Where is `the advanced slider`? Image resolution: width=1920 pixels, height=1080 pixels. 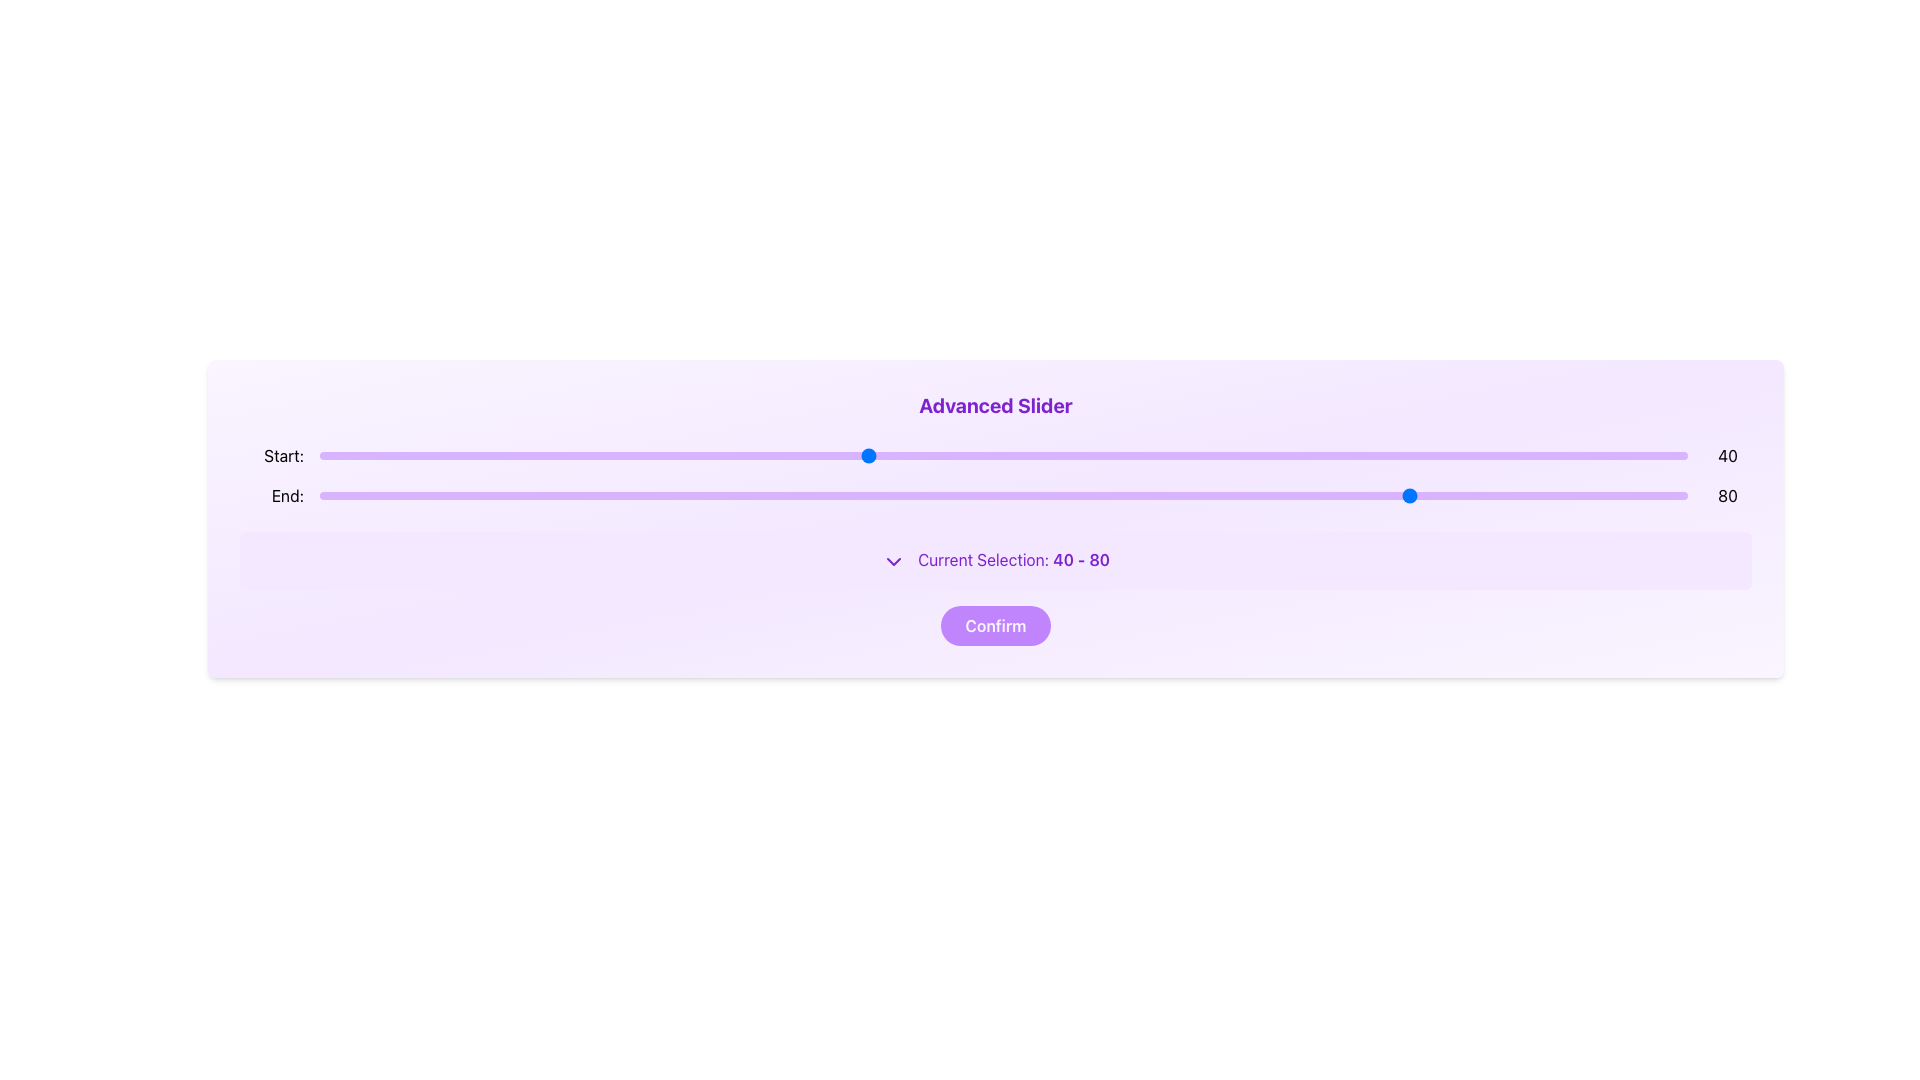 the advanced slider is located at coordinates (565, 455).